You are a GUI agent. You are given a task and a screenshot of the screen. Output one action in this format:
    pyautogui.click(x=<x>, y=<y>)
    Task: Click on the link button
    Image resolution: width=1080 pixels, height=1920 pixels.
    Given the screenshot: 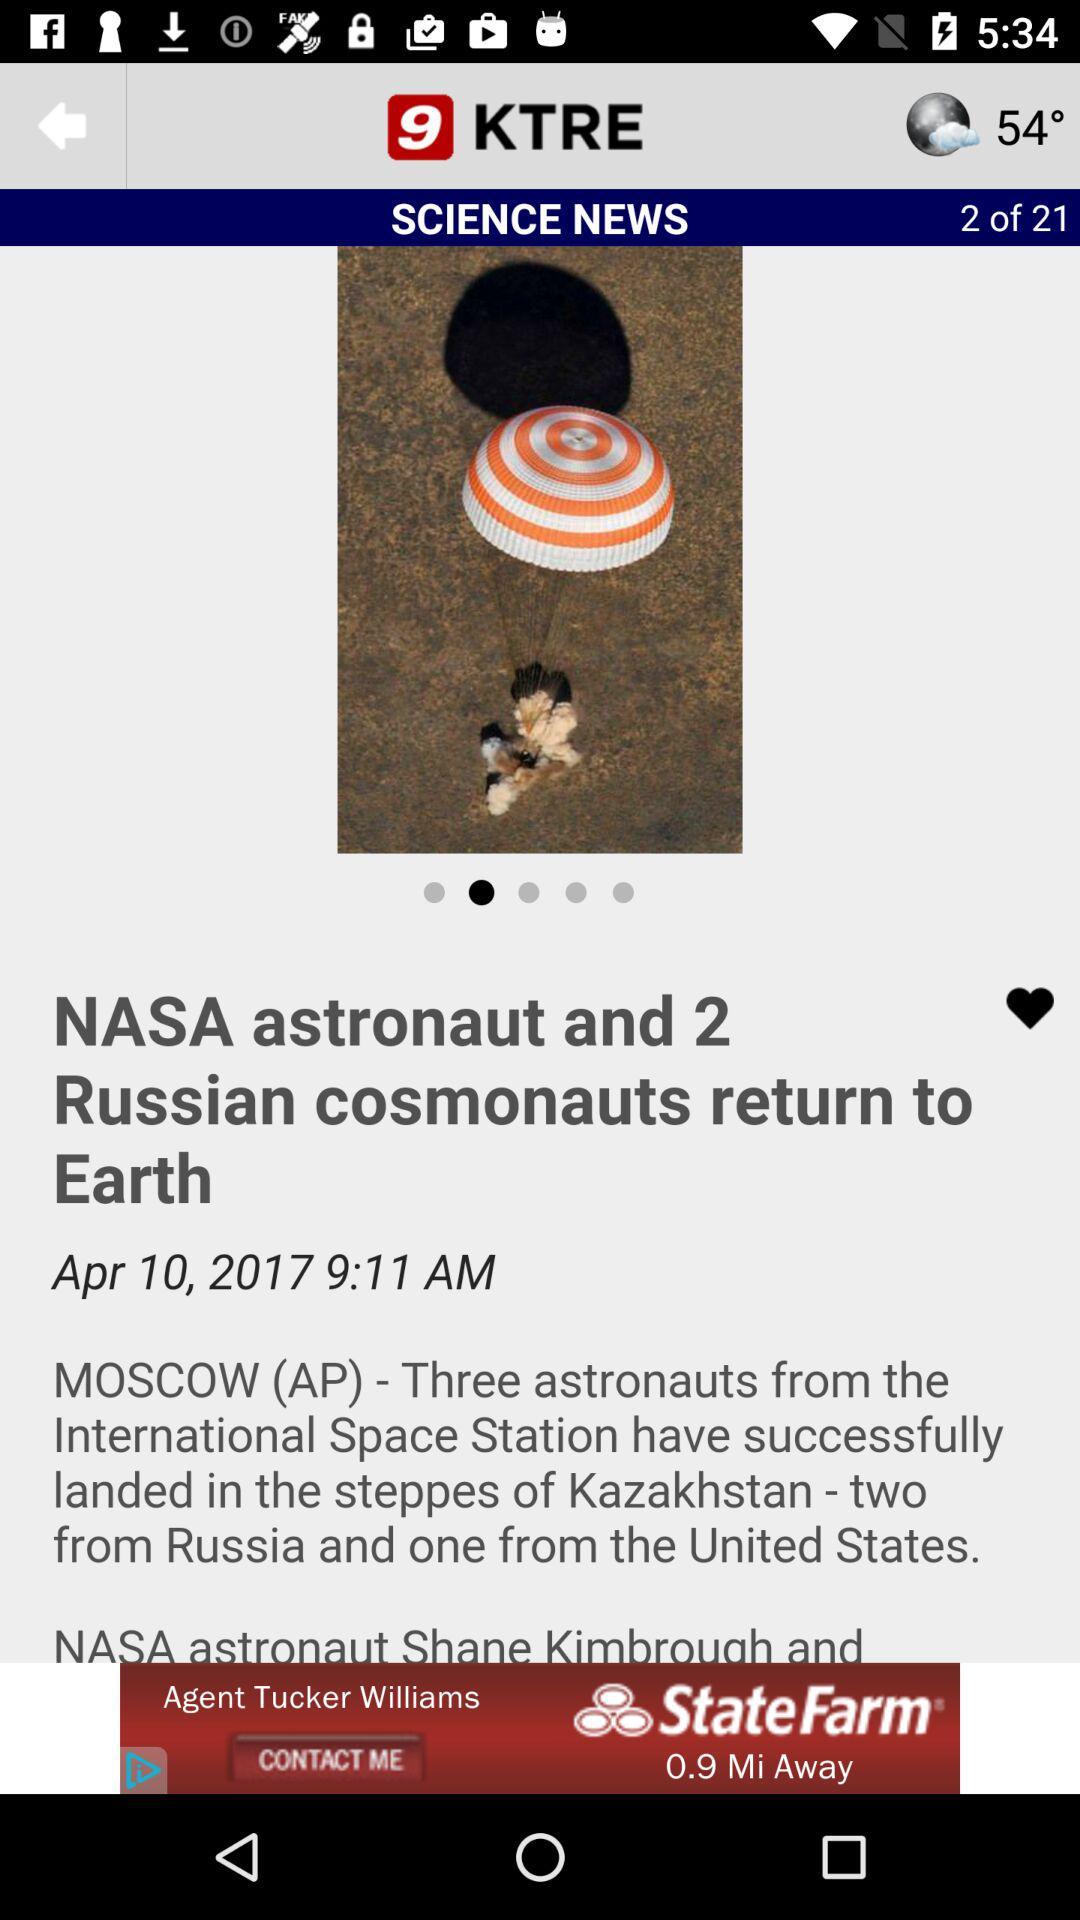 What is the action you would take?
    pyautogui.click(x=1017, y=1008)
    